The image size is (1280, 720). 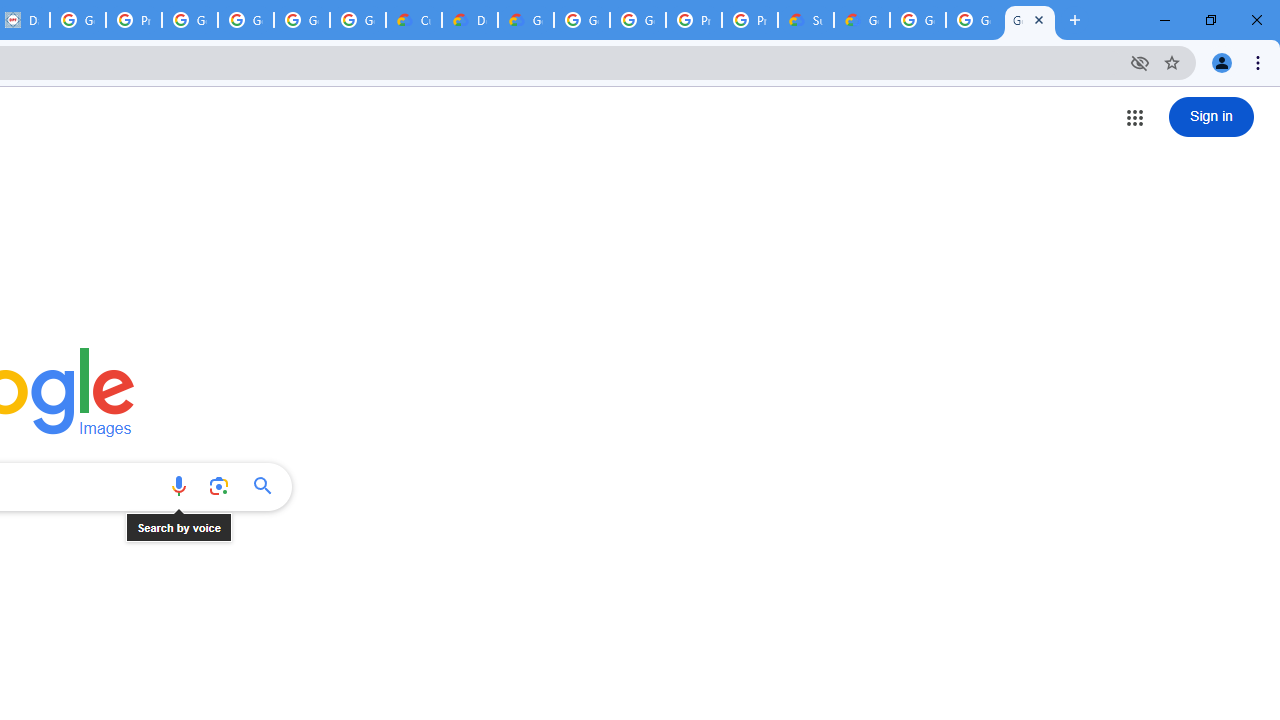 What do you see at coordinates (218, 486) in the screenshot?
I see `'Search by image'` at bounding box center [218, 486].